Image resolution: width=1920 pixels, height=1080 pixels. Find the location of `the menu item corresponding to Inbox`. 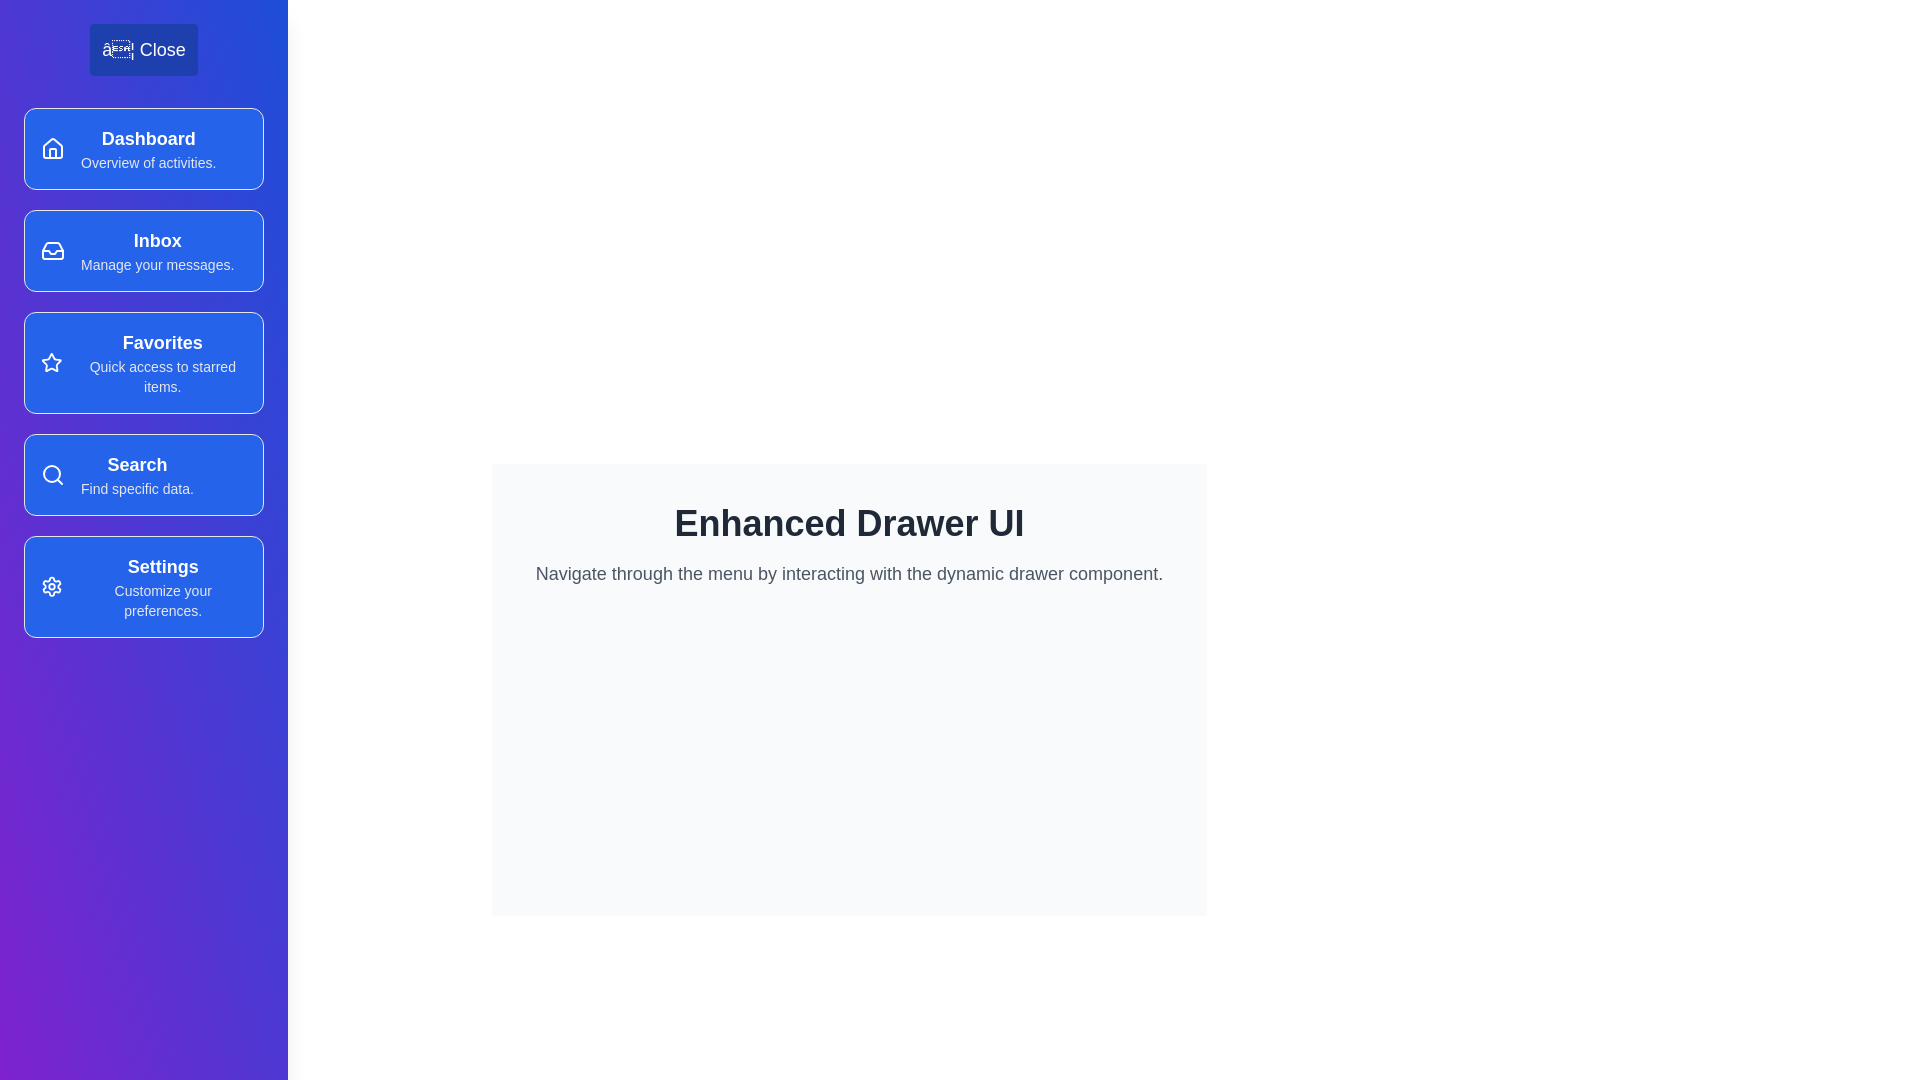

the menu item corresponding to Inbox is located at coordinates (143, 249).